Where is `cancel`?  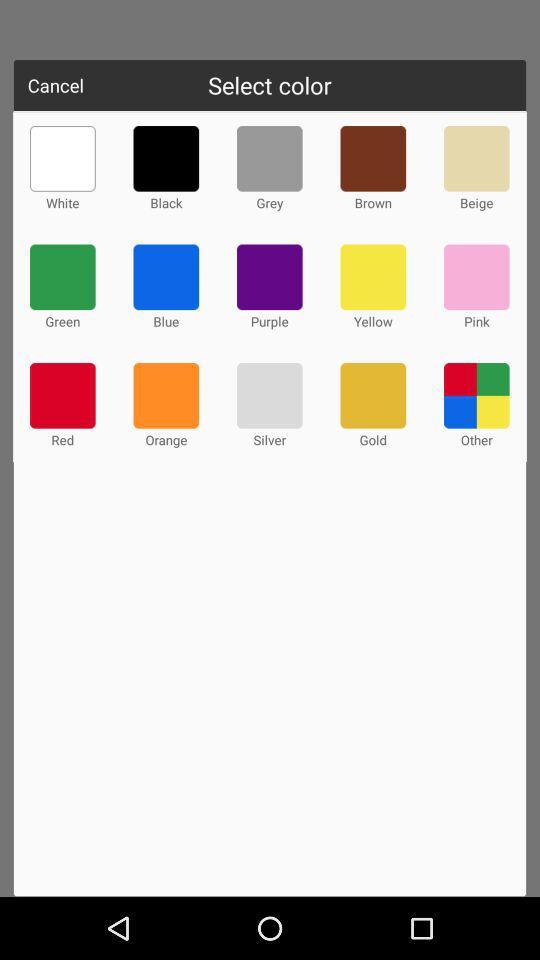 cancel is located at coordinates (55, 85).